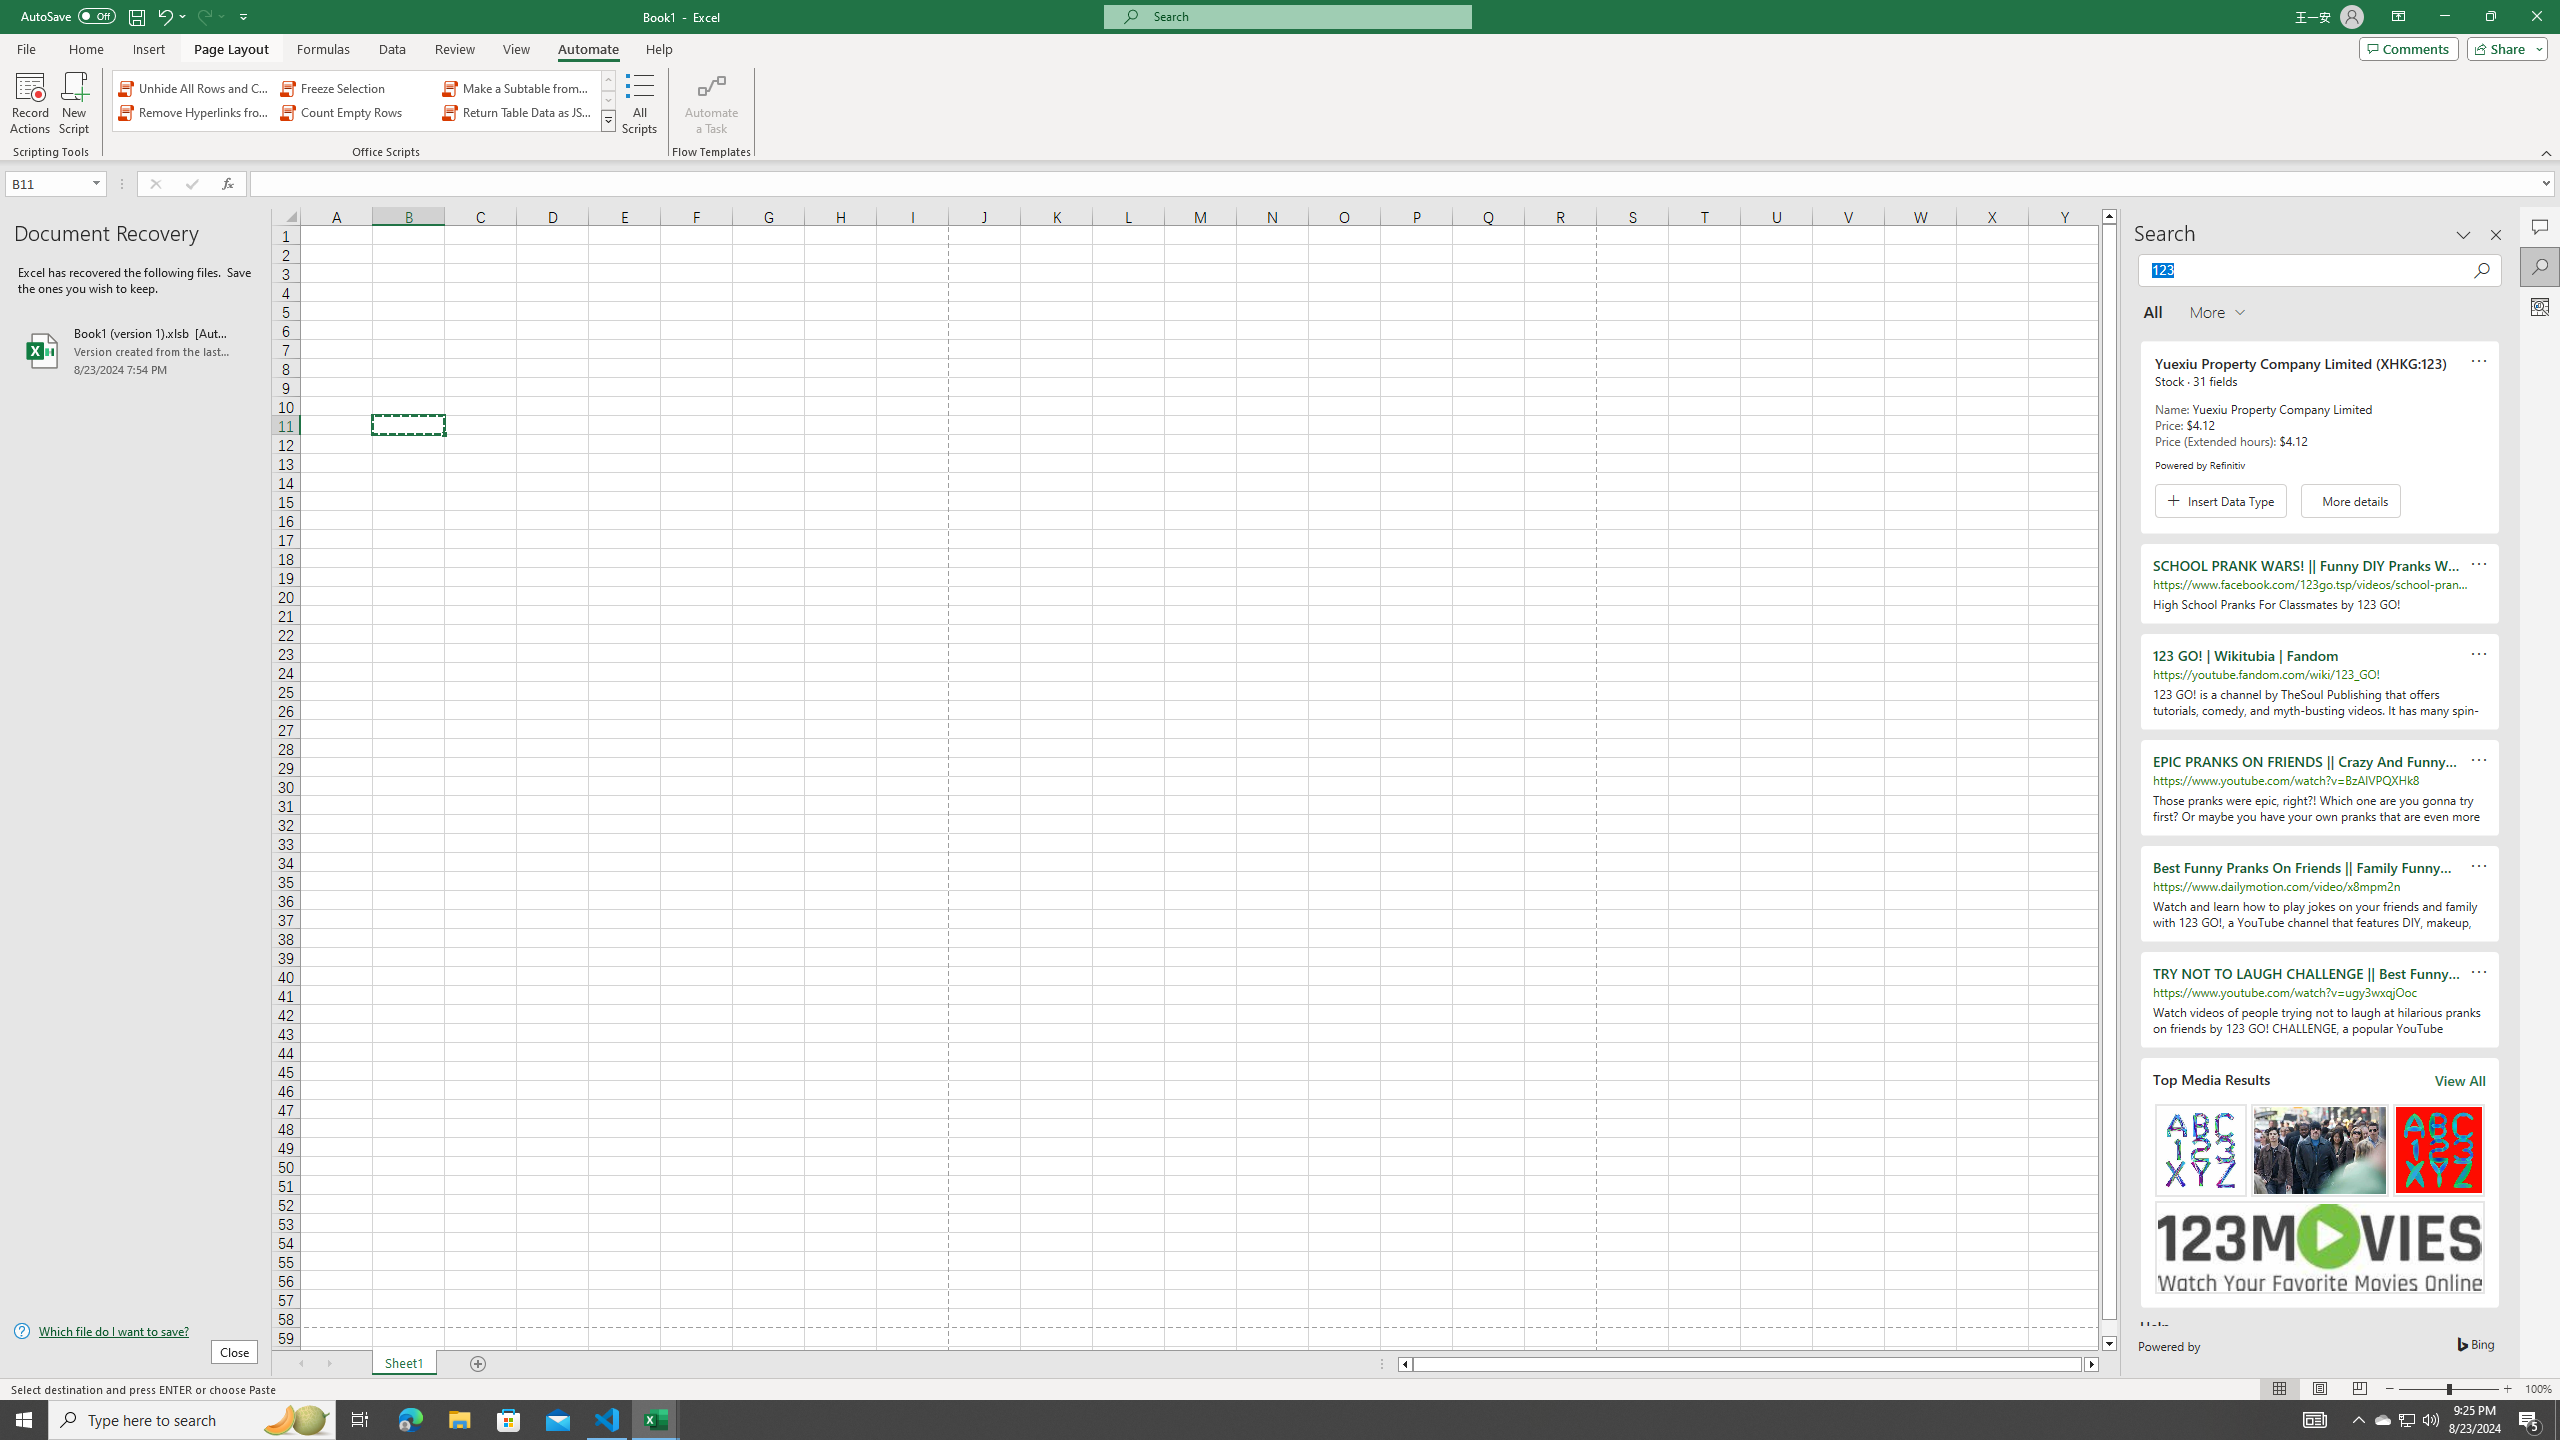 Image resolution: width=2560 pixels, height=1440 pixels. I want to click on 'Make a Subtable from a Selection', so click(517, 88).